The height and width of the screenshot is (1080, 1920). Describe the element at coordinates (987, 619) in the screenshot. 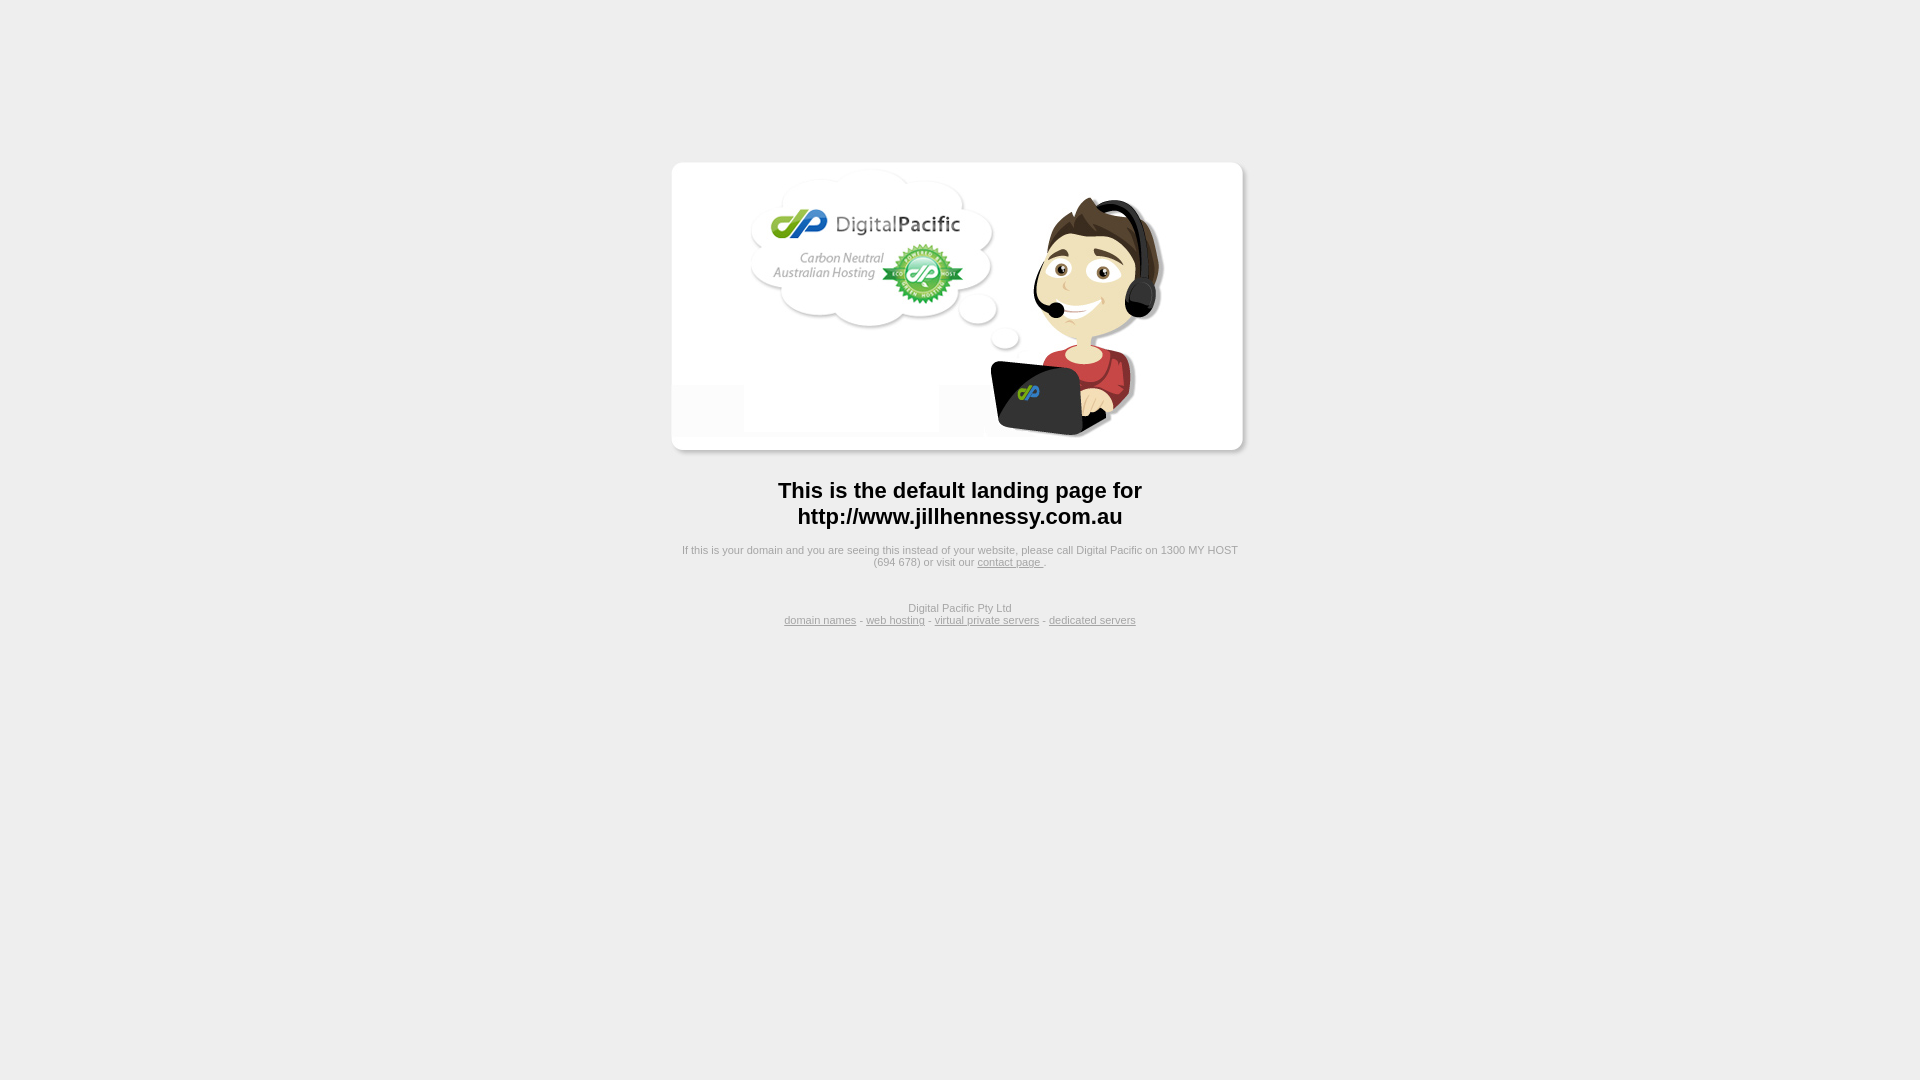

I see `'virtual private servers'` at that location.